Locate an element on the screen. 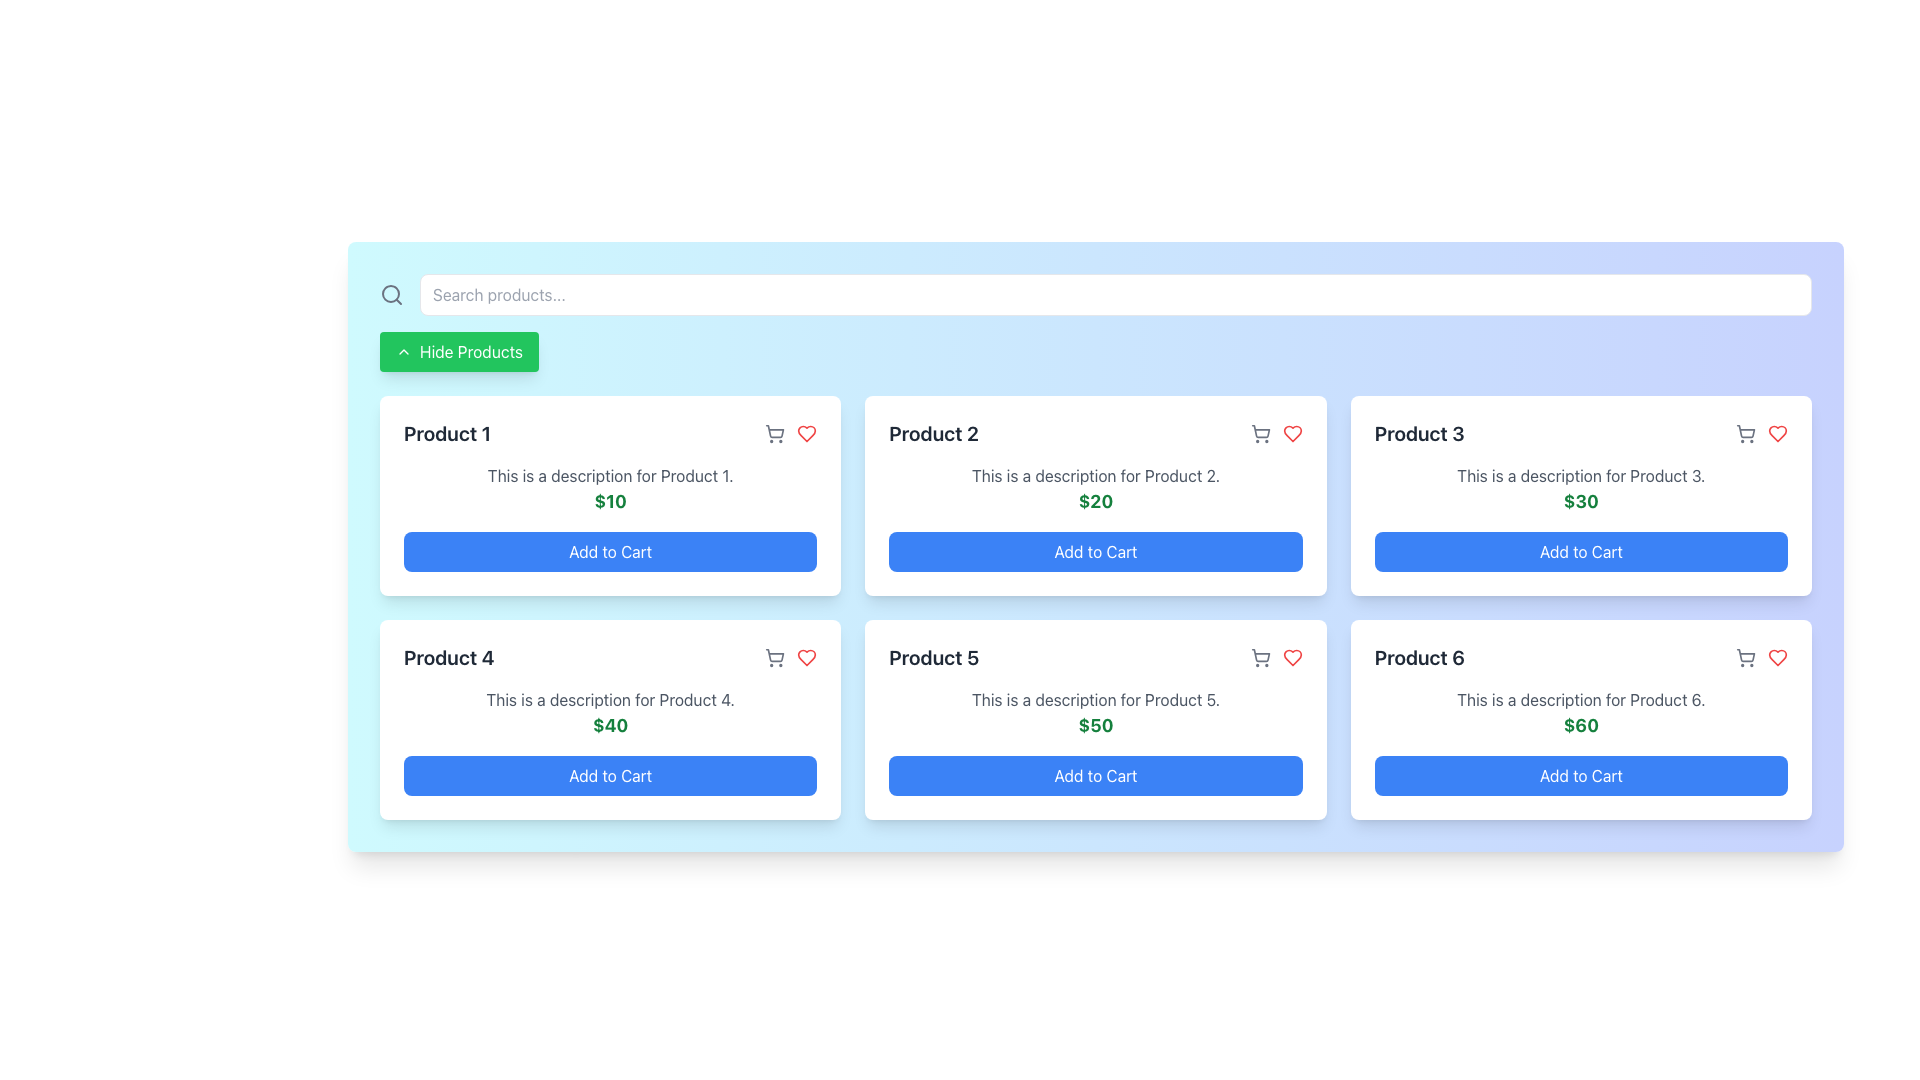  price value displayed for 'Product 2', which is located below the description text and above the 'Add to Cart' button is located at coordinates (1094, 500).